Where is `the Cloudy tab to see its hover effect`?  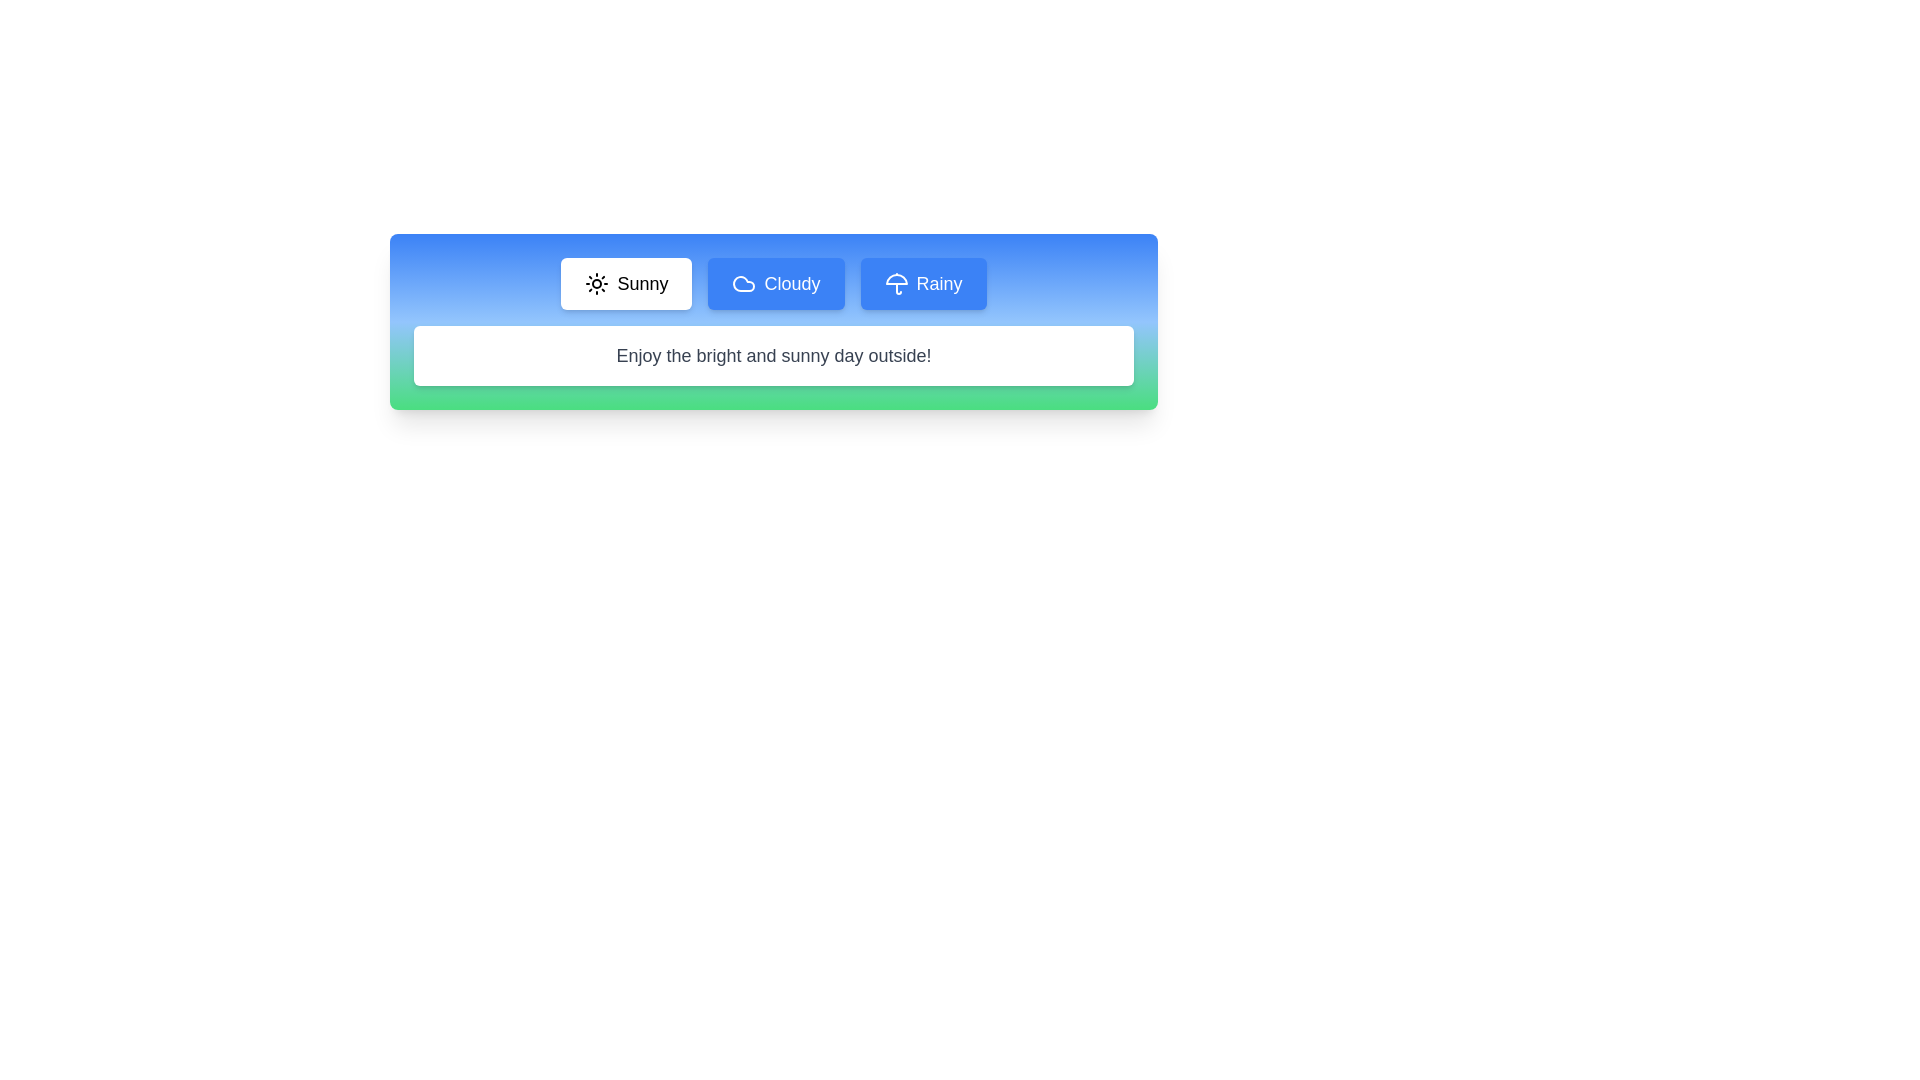 the Cloudy tab to see its hover effect is located at coordinates (775, 284).